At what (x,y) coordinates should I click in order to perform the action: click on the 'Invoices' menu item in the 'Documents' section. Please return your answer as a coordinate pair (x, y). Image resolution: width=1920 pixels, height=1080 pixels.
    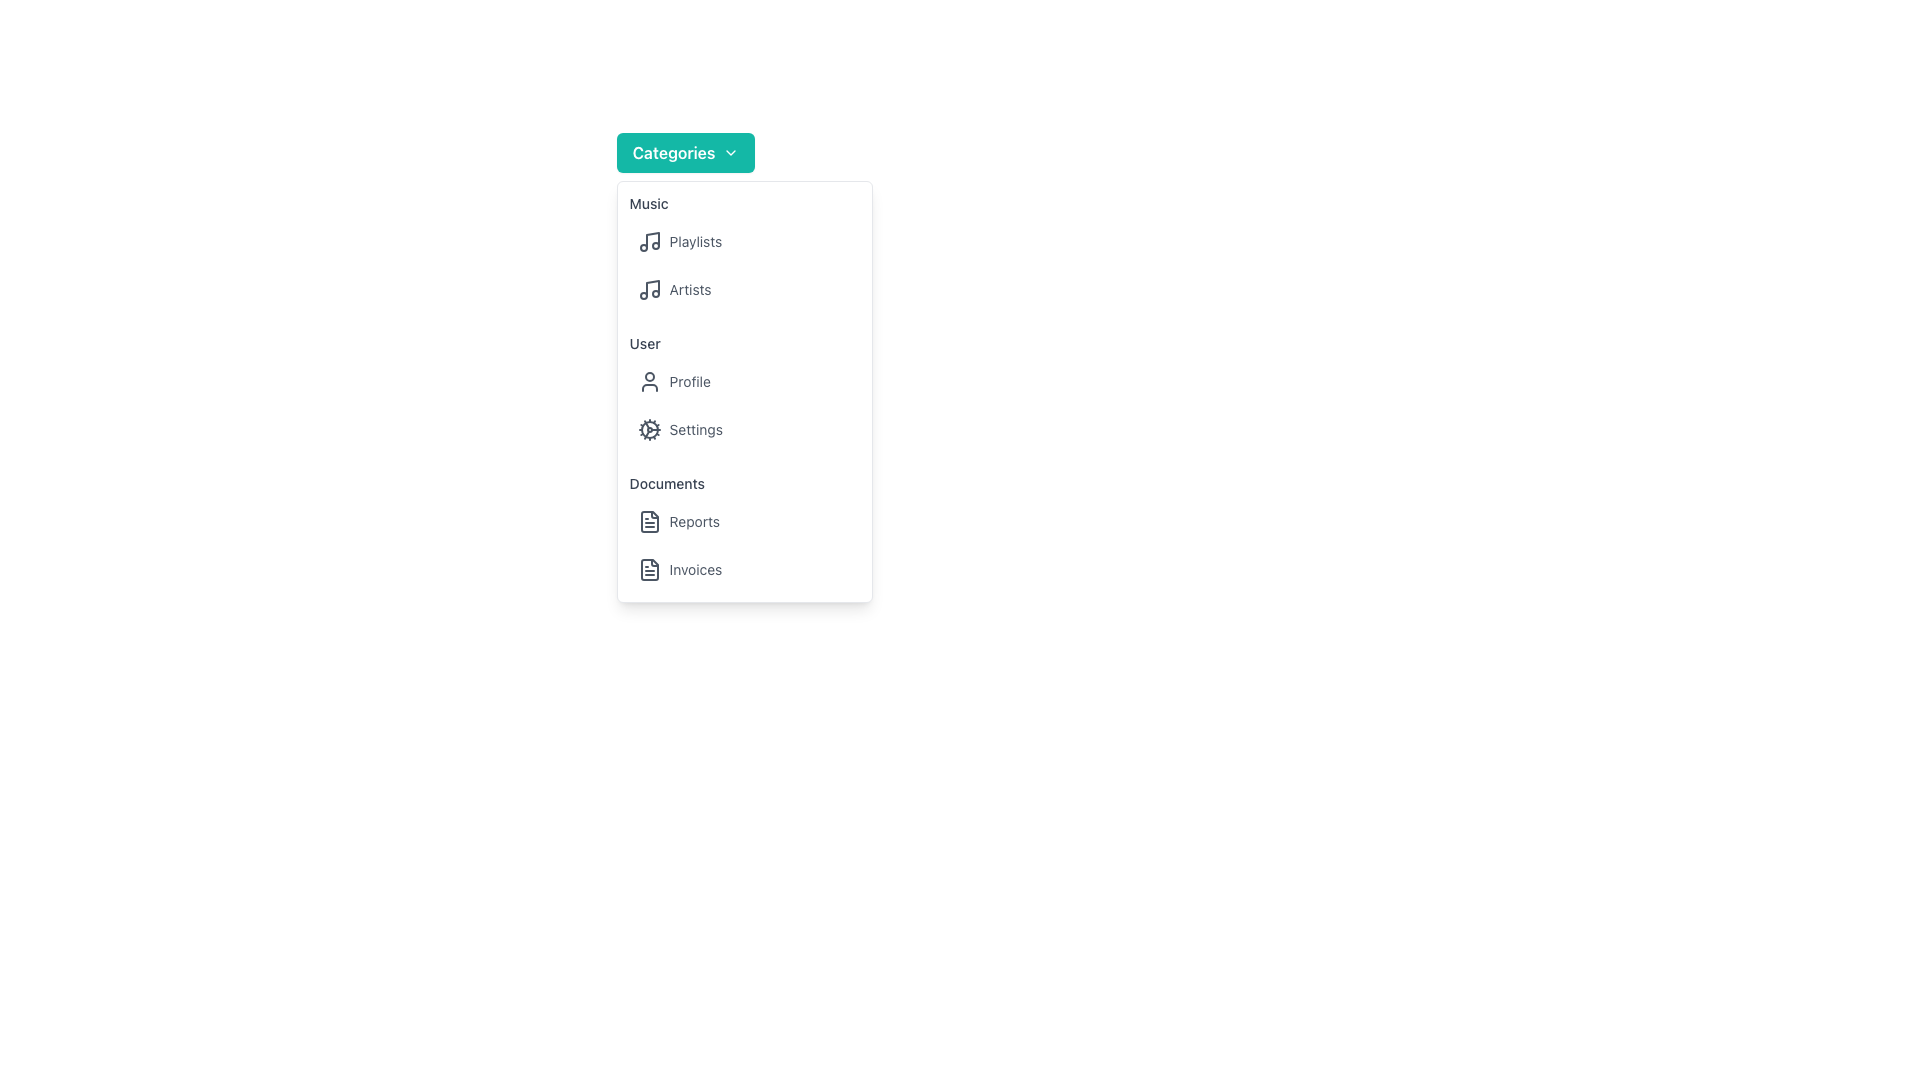
    Looking at the image, I should click on (743, 570).